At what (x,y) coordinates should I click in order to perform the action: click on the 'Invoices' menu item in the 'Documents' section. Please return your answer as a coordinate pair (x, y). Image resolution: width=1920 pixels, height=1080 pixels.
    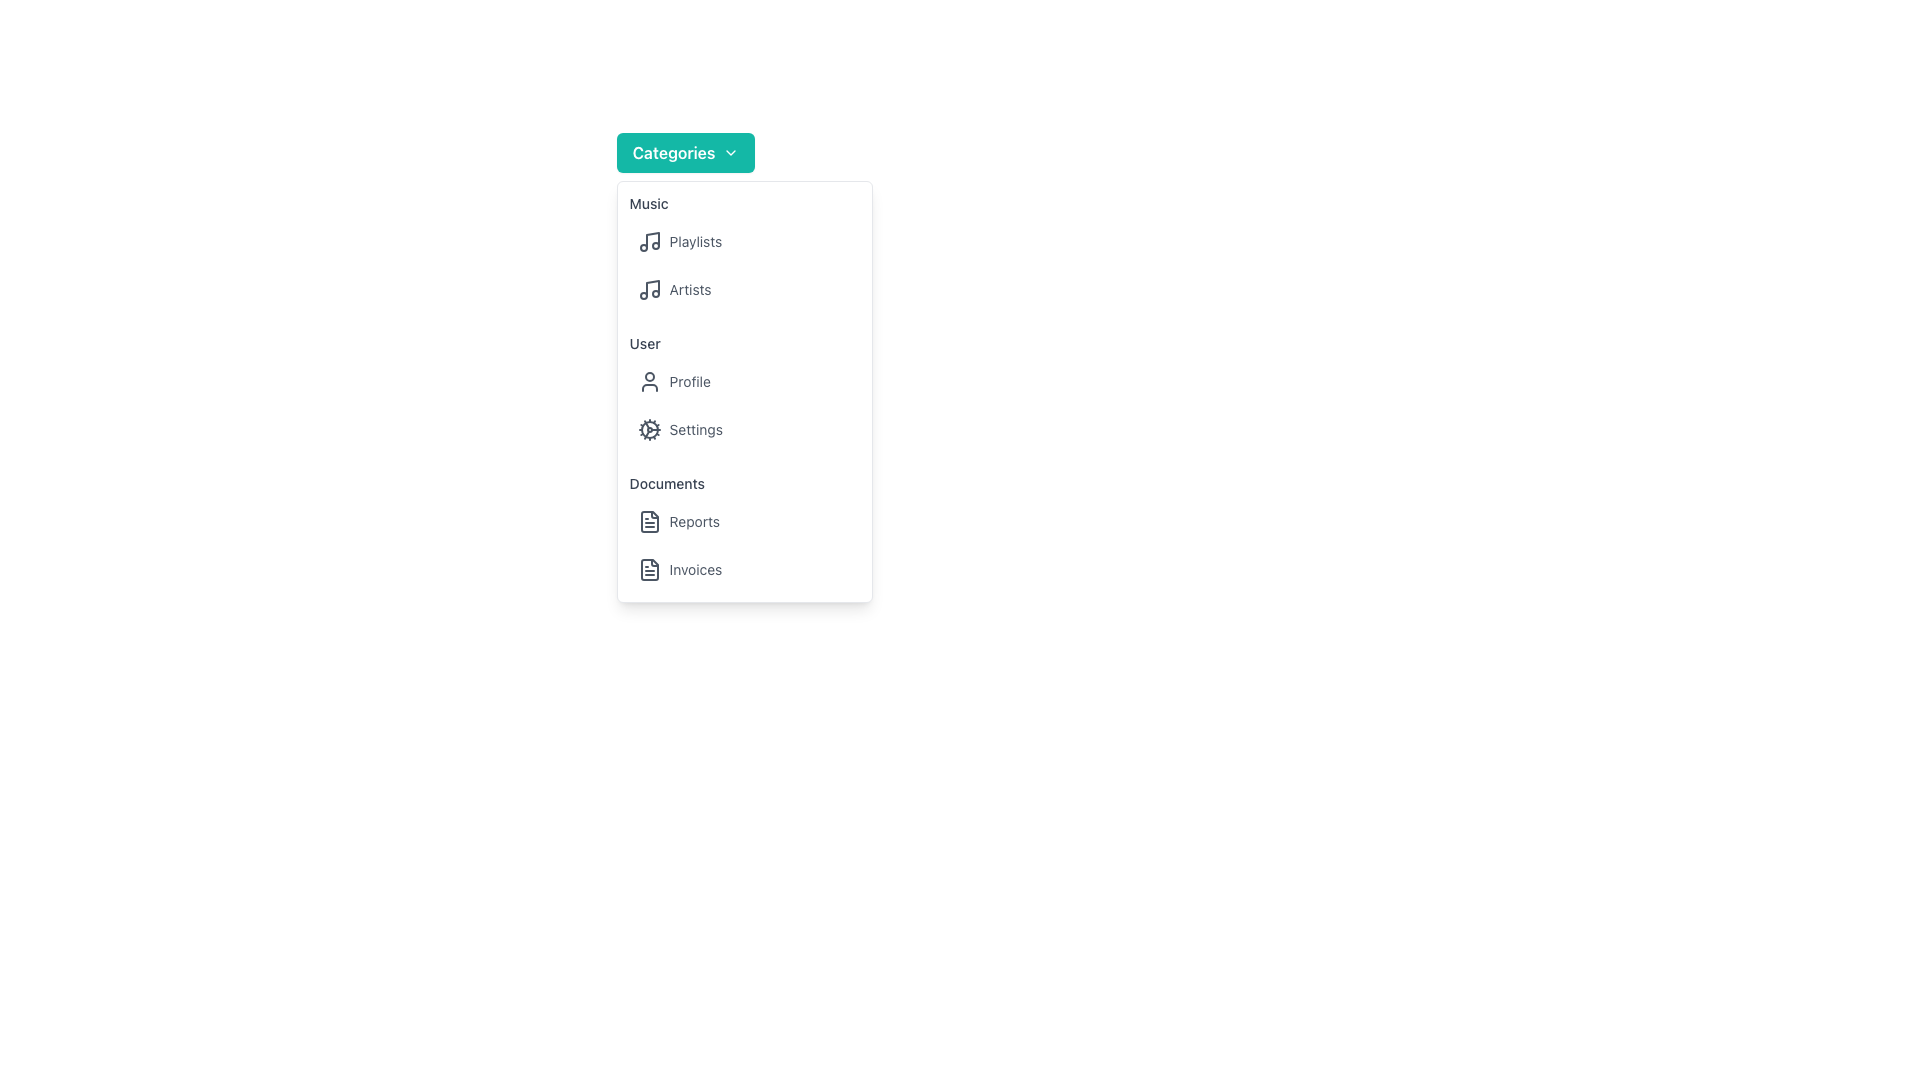
    Looking at the image, I should click on (743, 570).